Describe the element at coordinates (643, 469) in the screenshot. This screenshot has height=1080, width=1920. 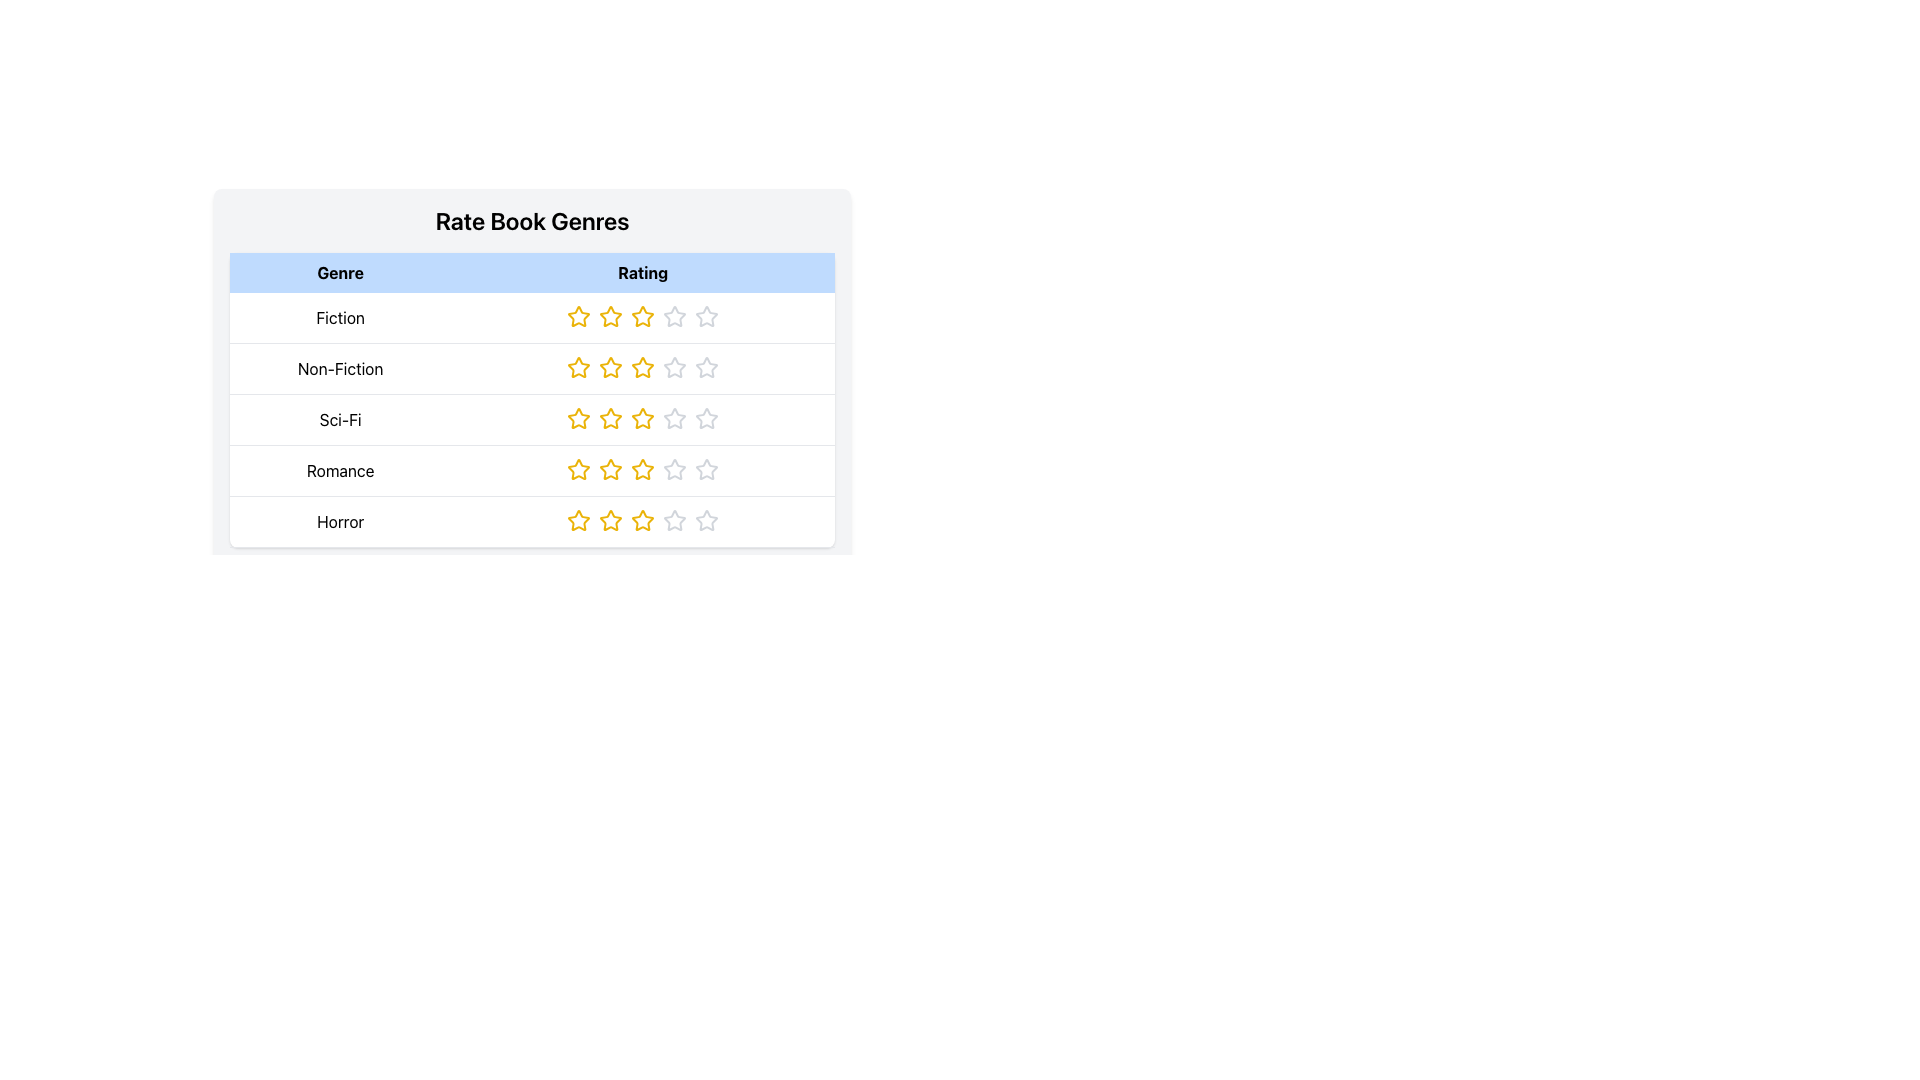
I see `the third star icon in the Romance row of the rating system` at that location.